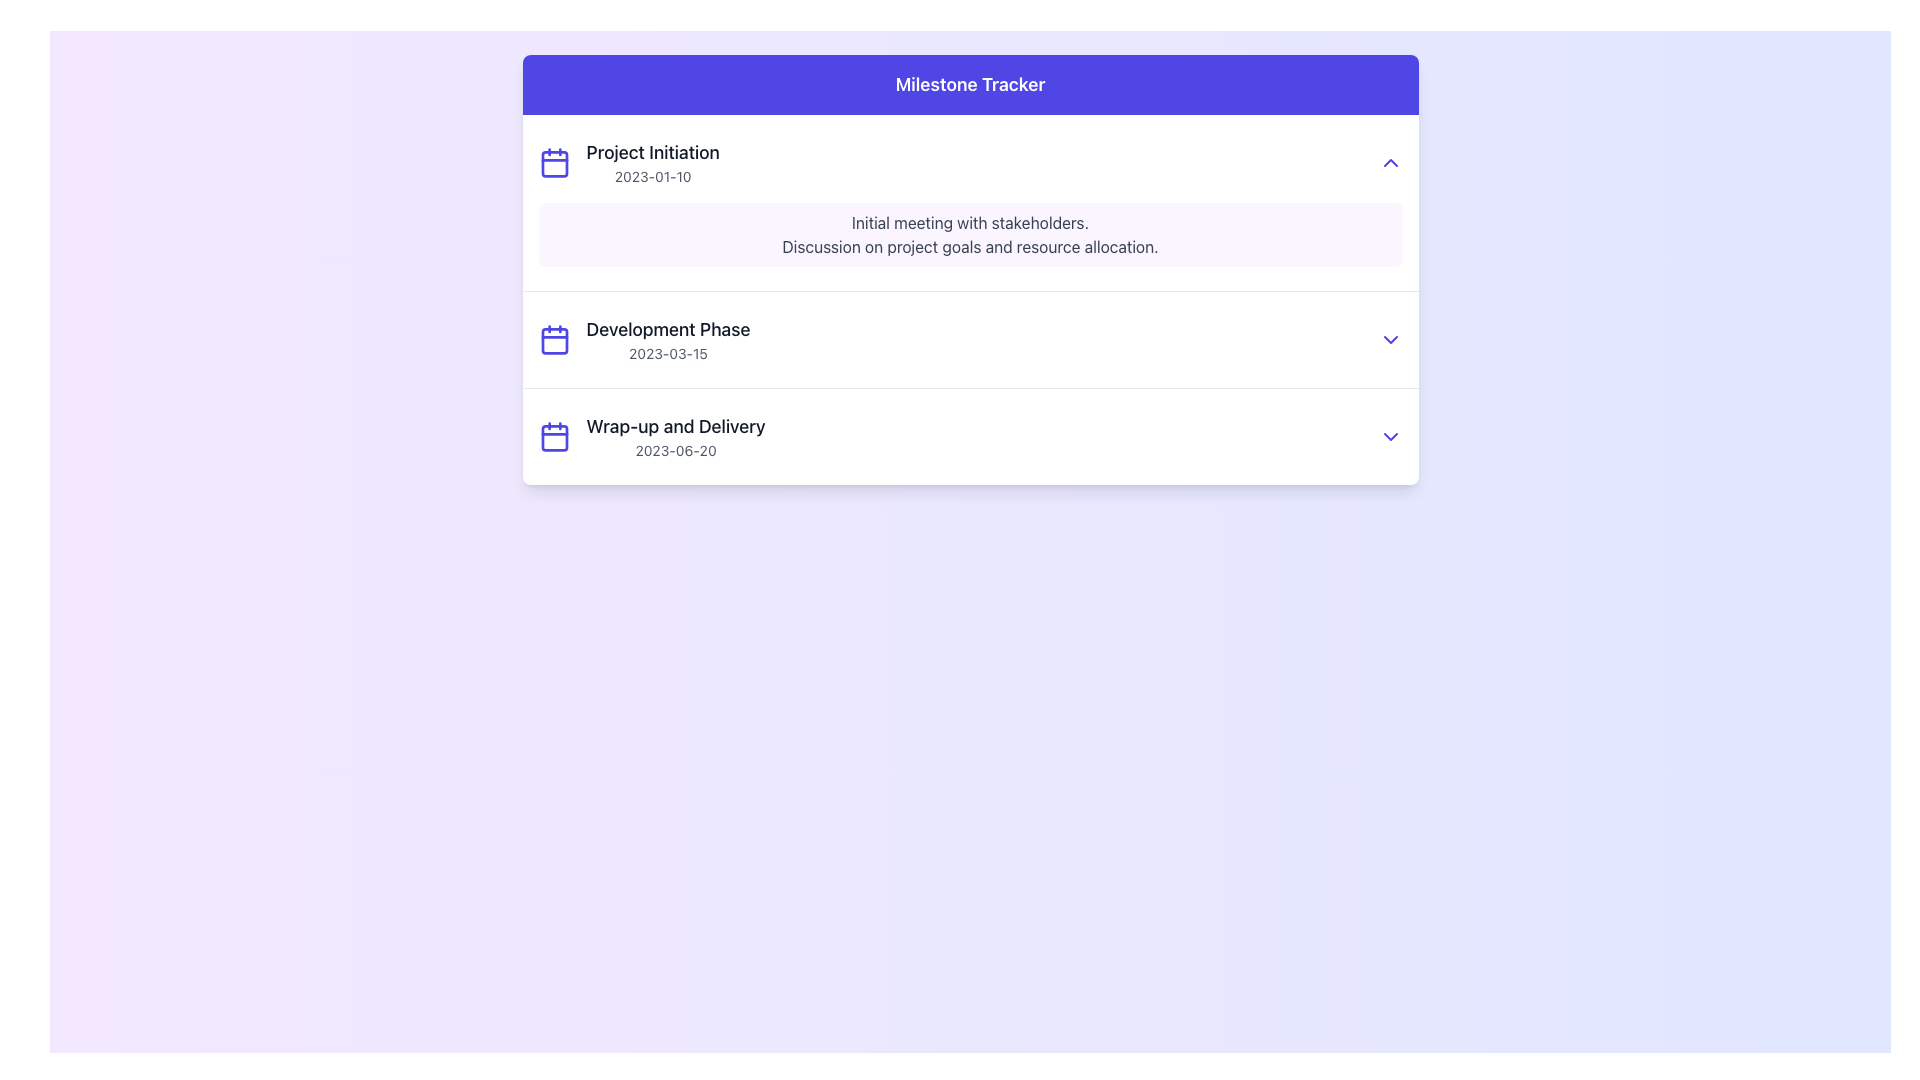 This screenshot has height=1080, width=1920. Describe the element at coordinates (970, 234) in the screenshot. I see `the rectangular text component with a light purple background that contains the text 'Initial meeting with stakeholders. Discussion on project goals and resource allocation.' positioned below the 'Project Initiation 2023-01-10' section in the milestone tracker interface` at that location.